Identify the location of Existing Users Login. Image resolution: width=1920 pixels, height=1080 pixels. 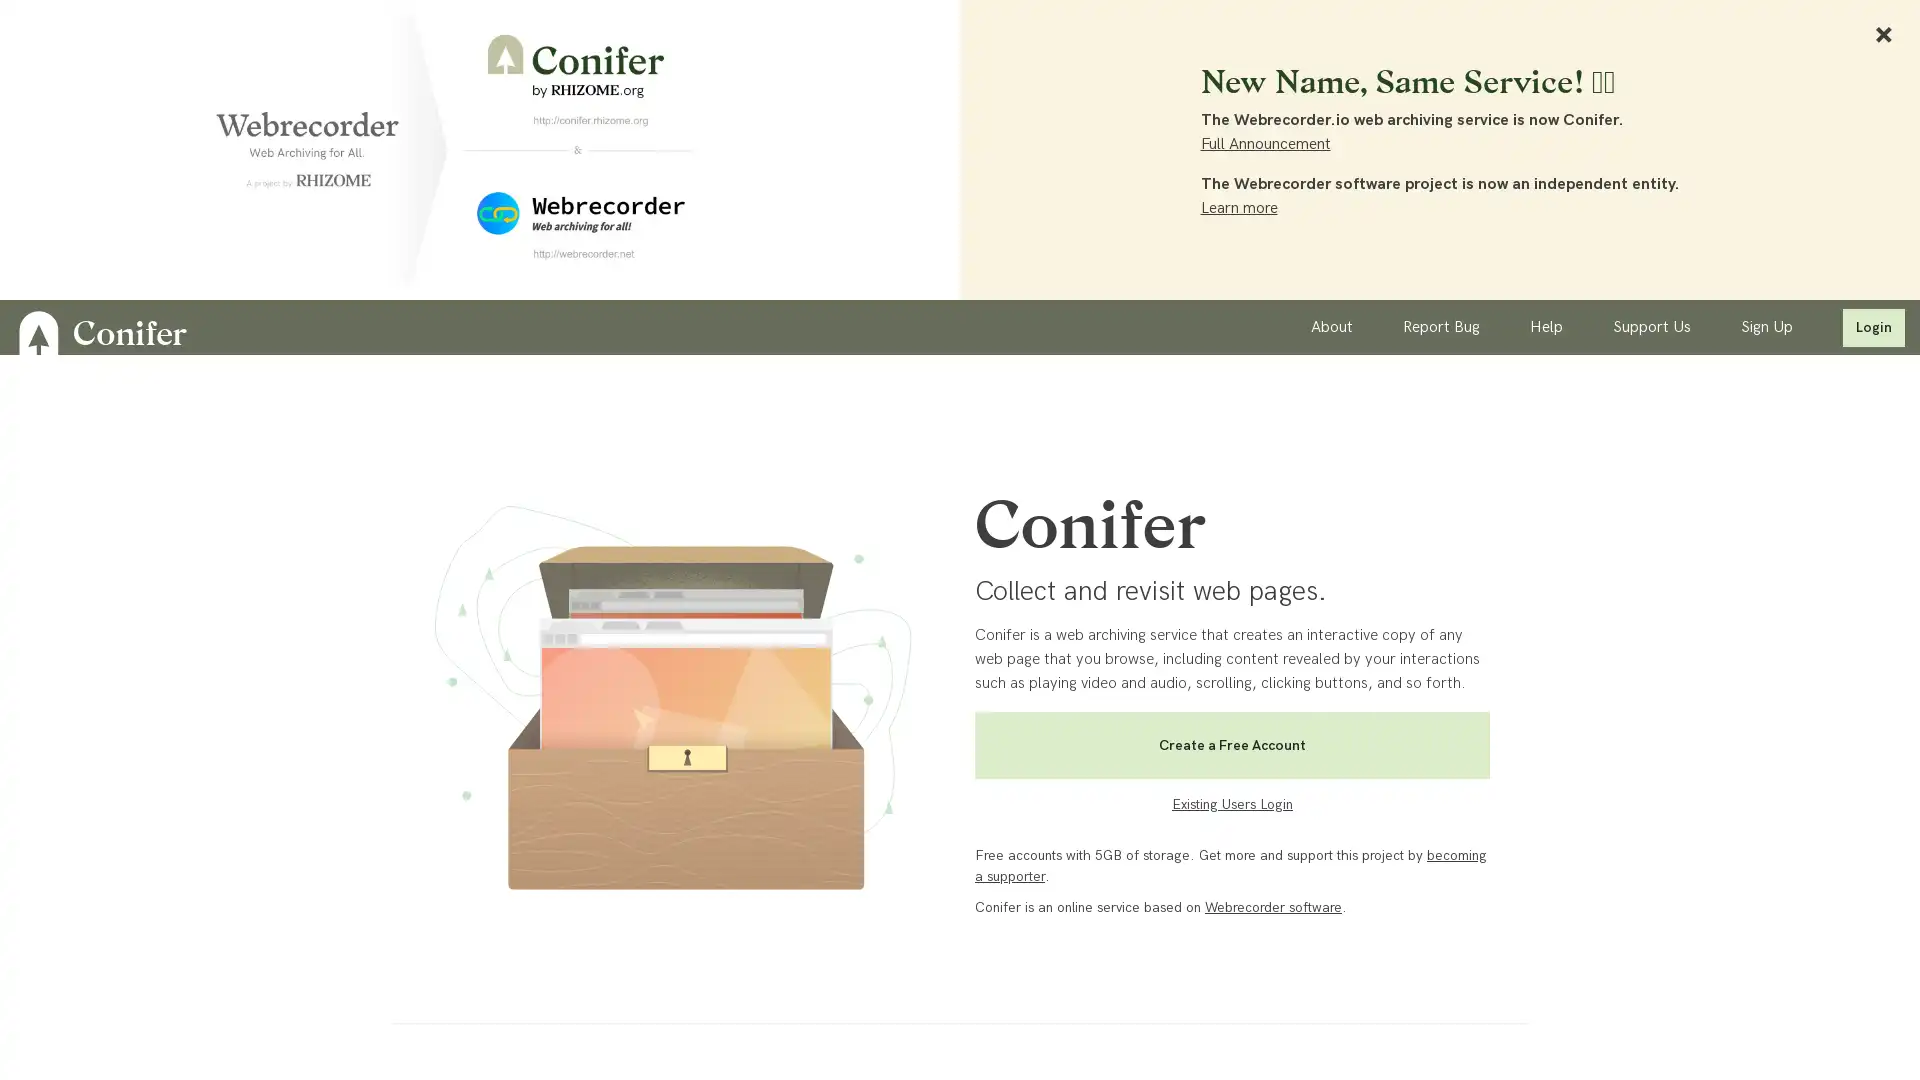
(1231, 808).